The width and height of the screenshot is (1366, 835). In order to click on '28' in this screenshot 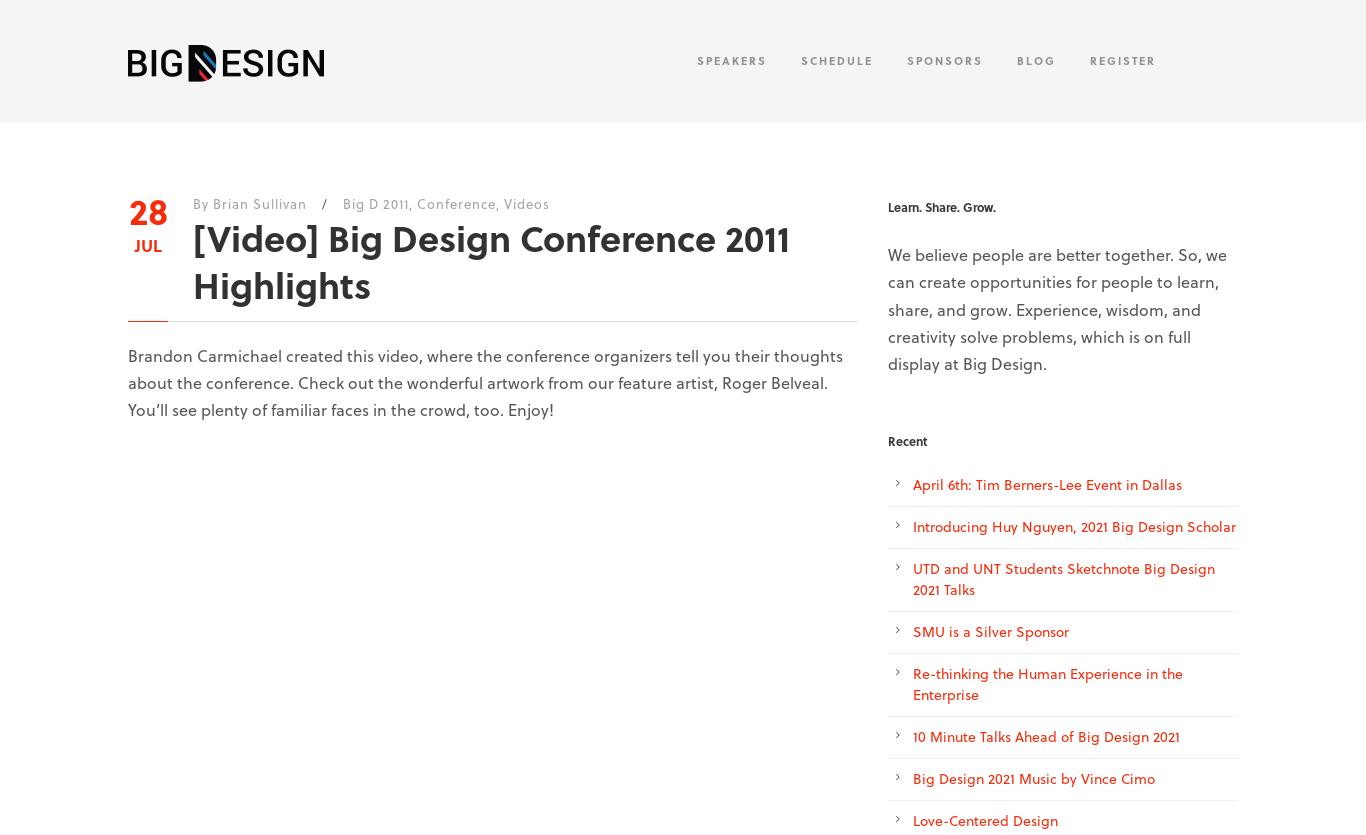, I will do `click(146, 210)`.